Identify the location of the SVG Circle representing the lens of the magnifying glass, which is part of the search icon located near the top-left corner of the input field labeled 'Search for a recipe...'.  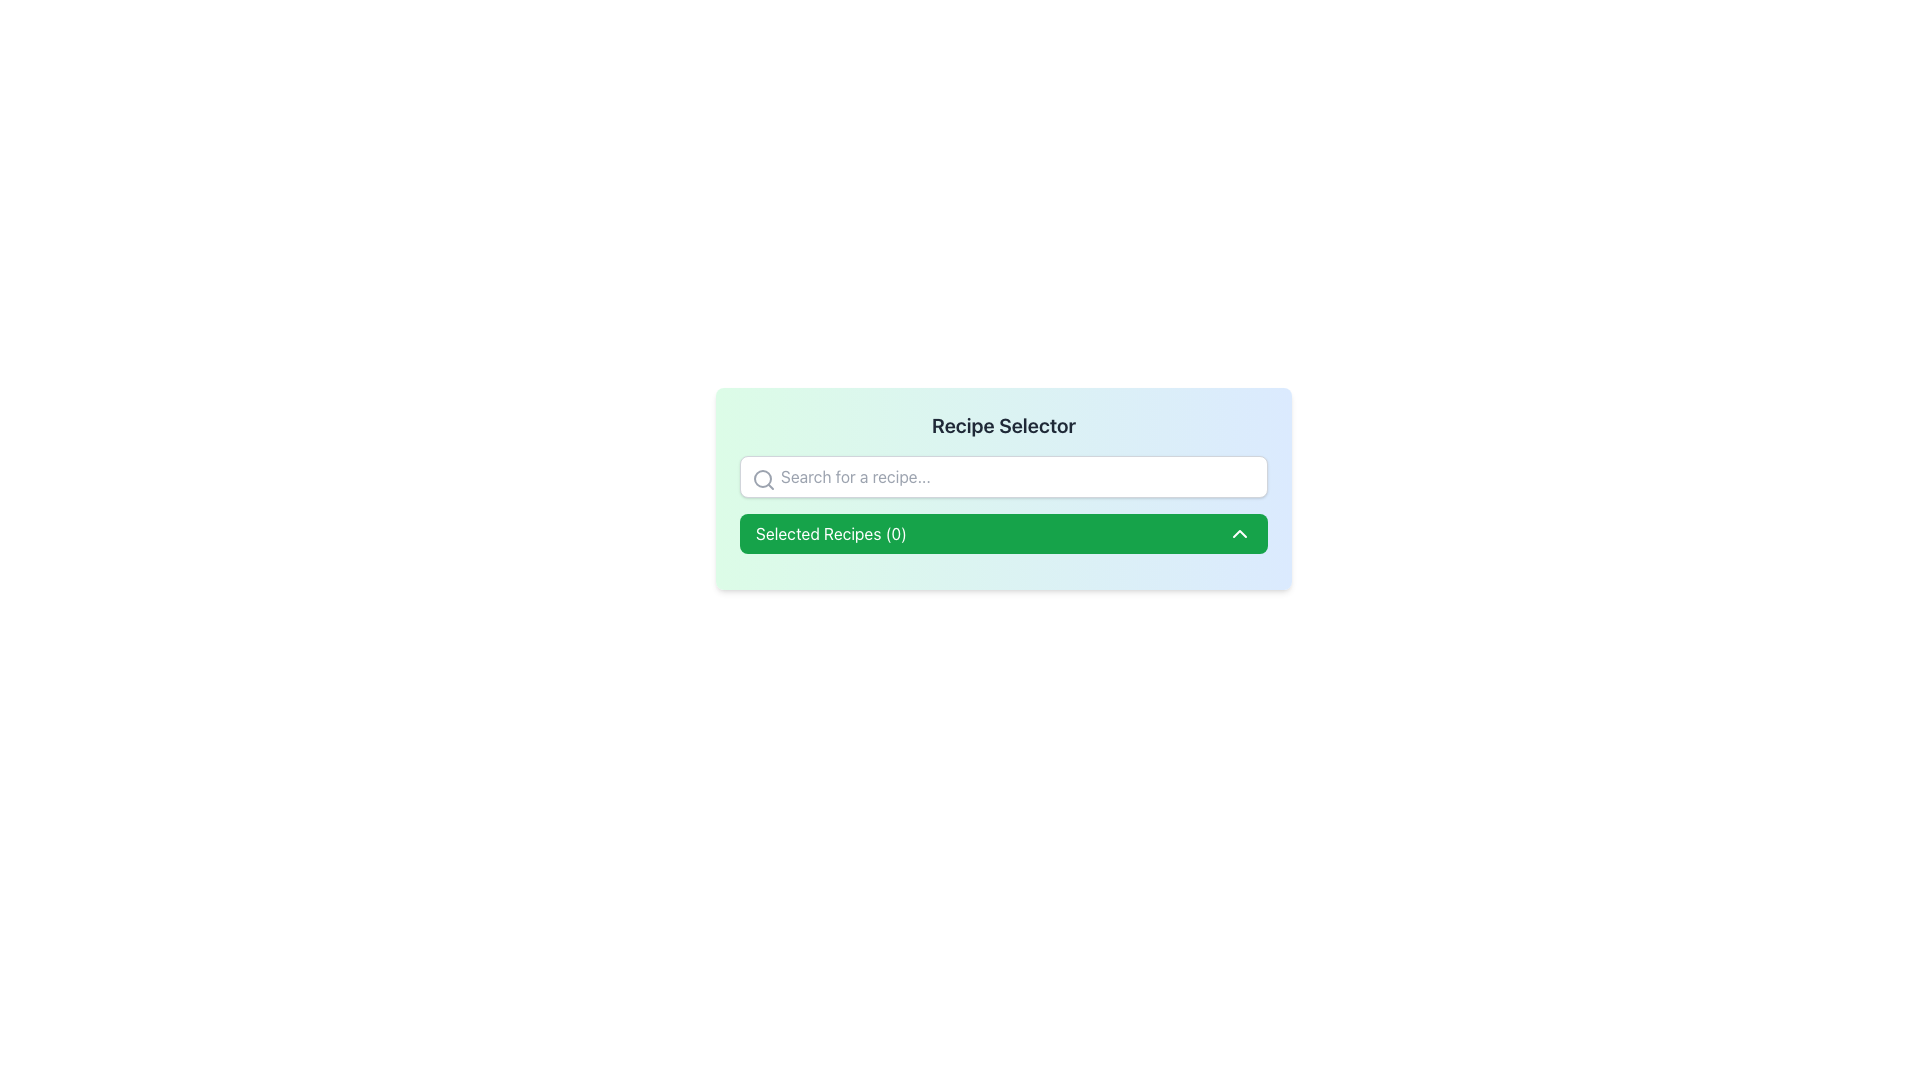
(762, 478).